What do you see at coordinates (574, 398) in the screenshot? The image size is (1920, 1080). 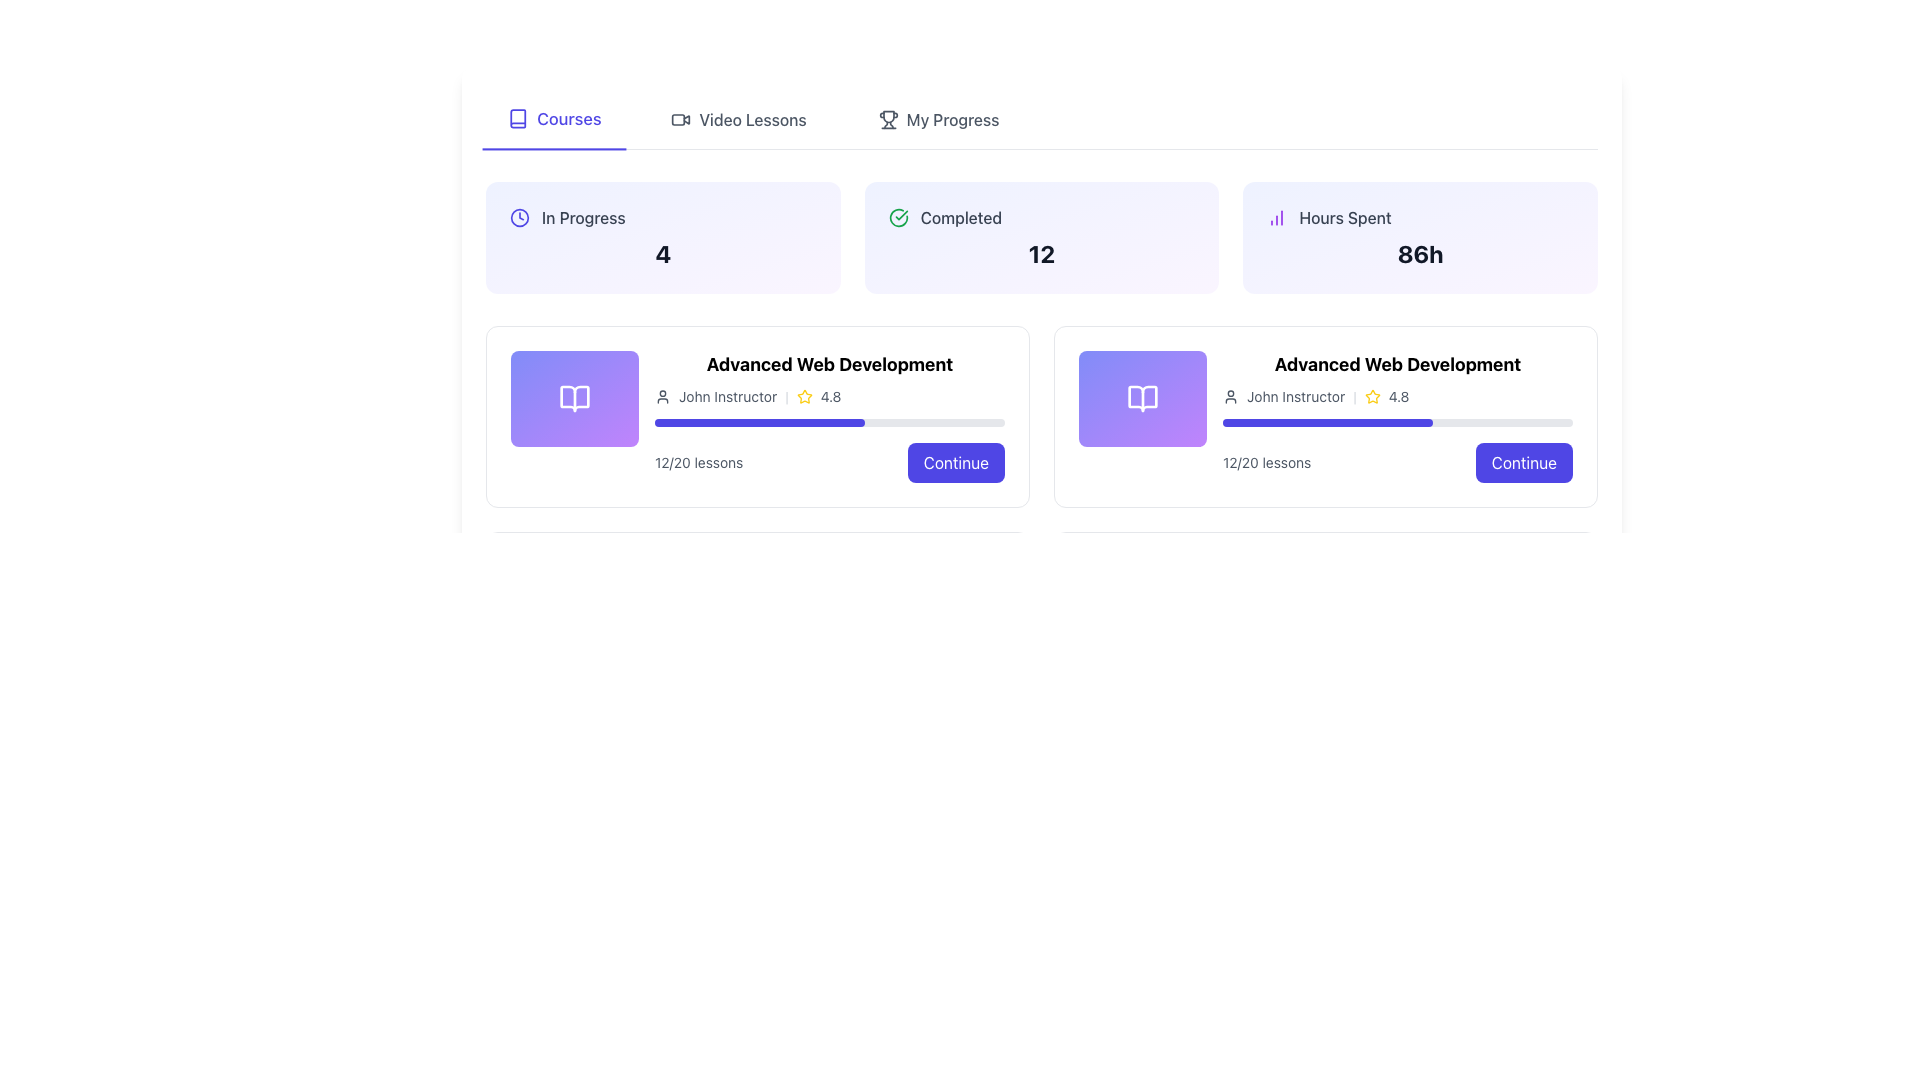 I see `the SVG icon representing 'Advanced Web Development' located in the left card with a gradient purple background, positioned below the 'In Progress' section of the dashboard` at bounding box center [574, 398].